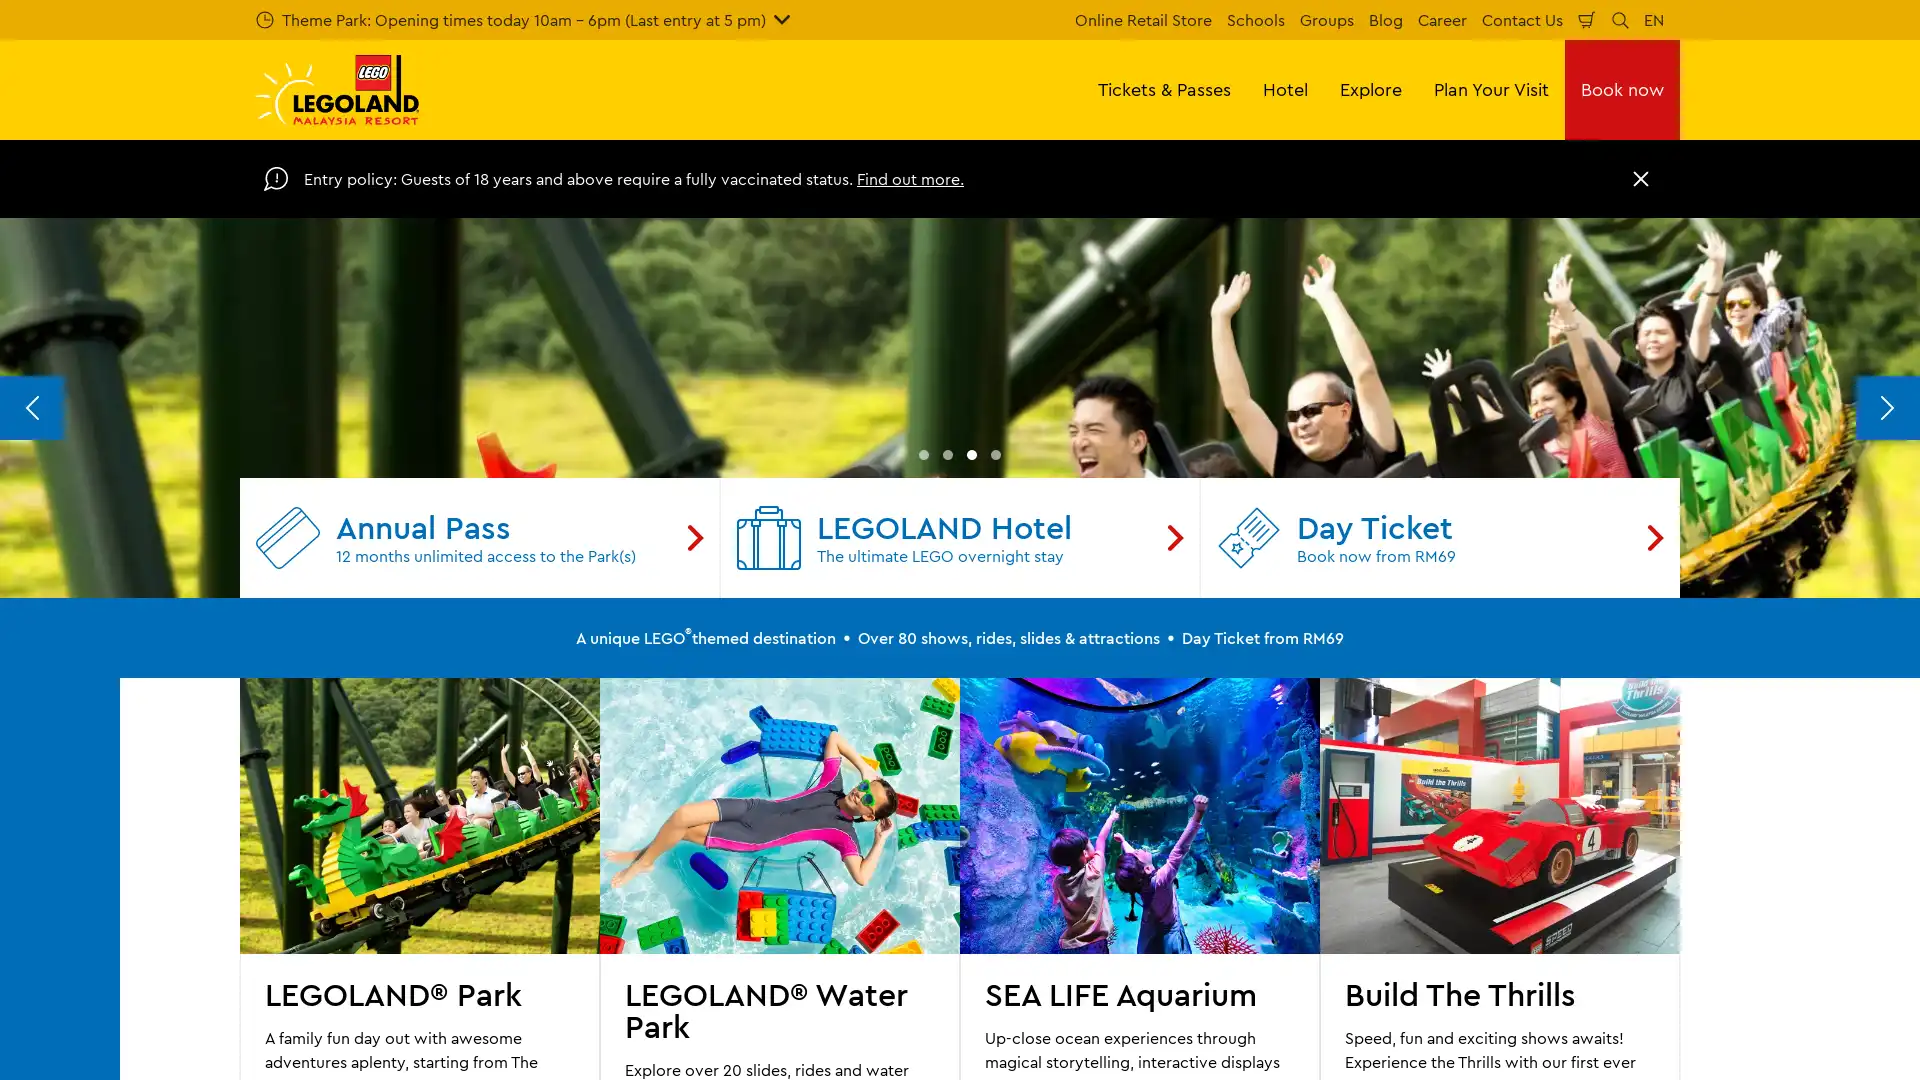 The height and width of the screenshot is (1080, 1920). I want to click on Book now, so click(1622, 88).